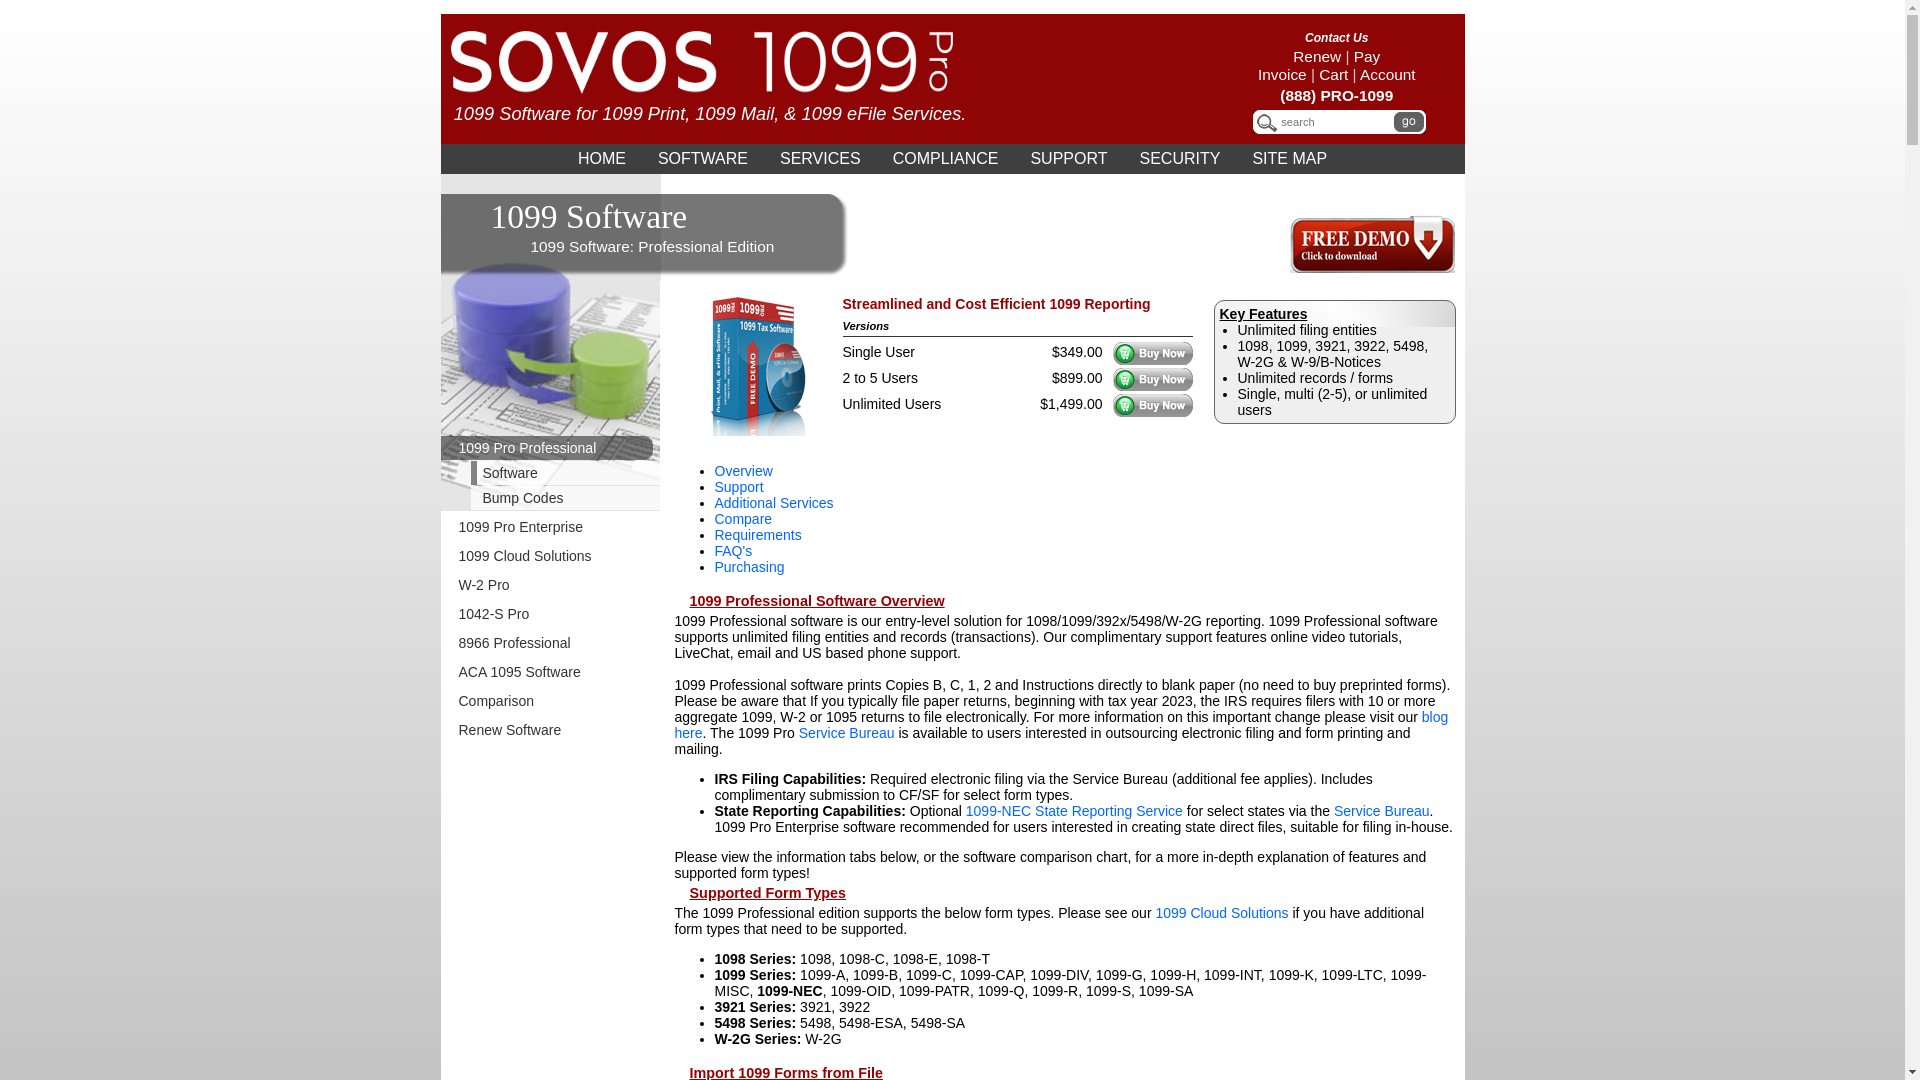 The height and width of the screenshot is (1080, 1920). Describe the element at coordinates (550, 612) in the screenshot. I see `'1042-S Pro'` at that location.